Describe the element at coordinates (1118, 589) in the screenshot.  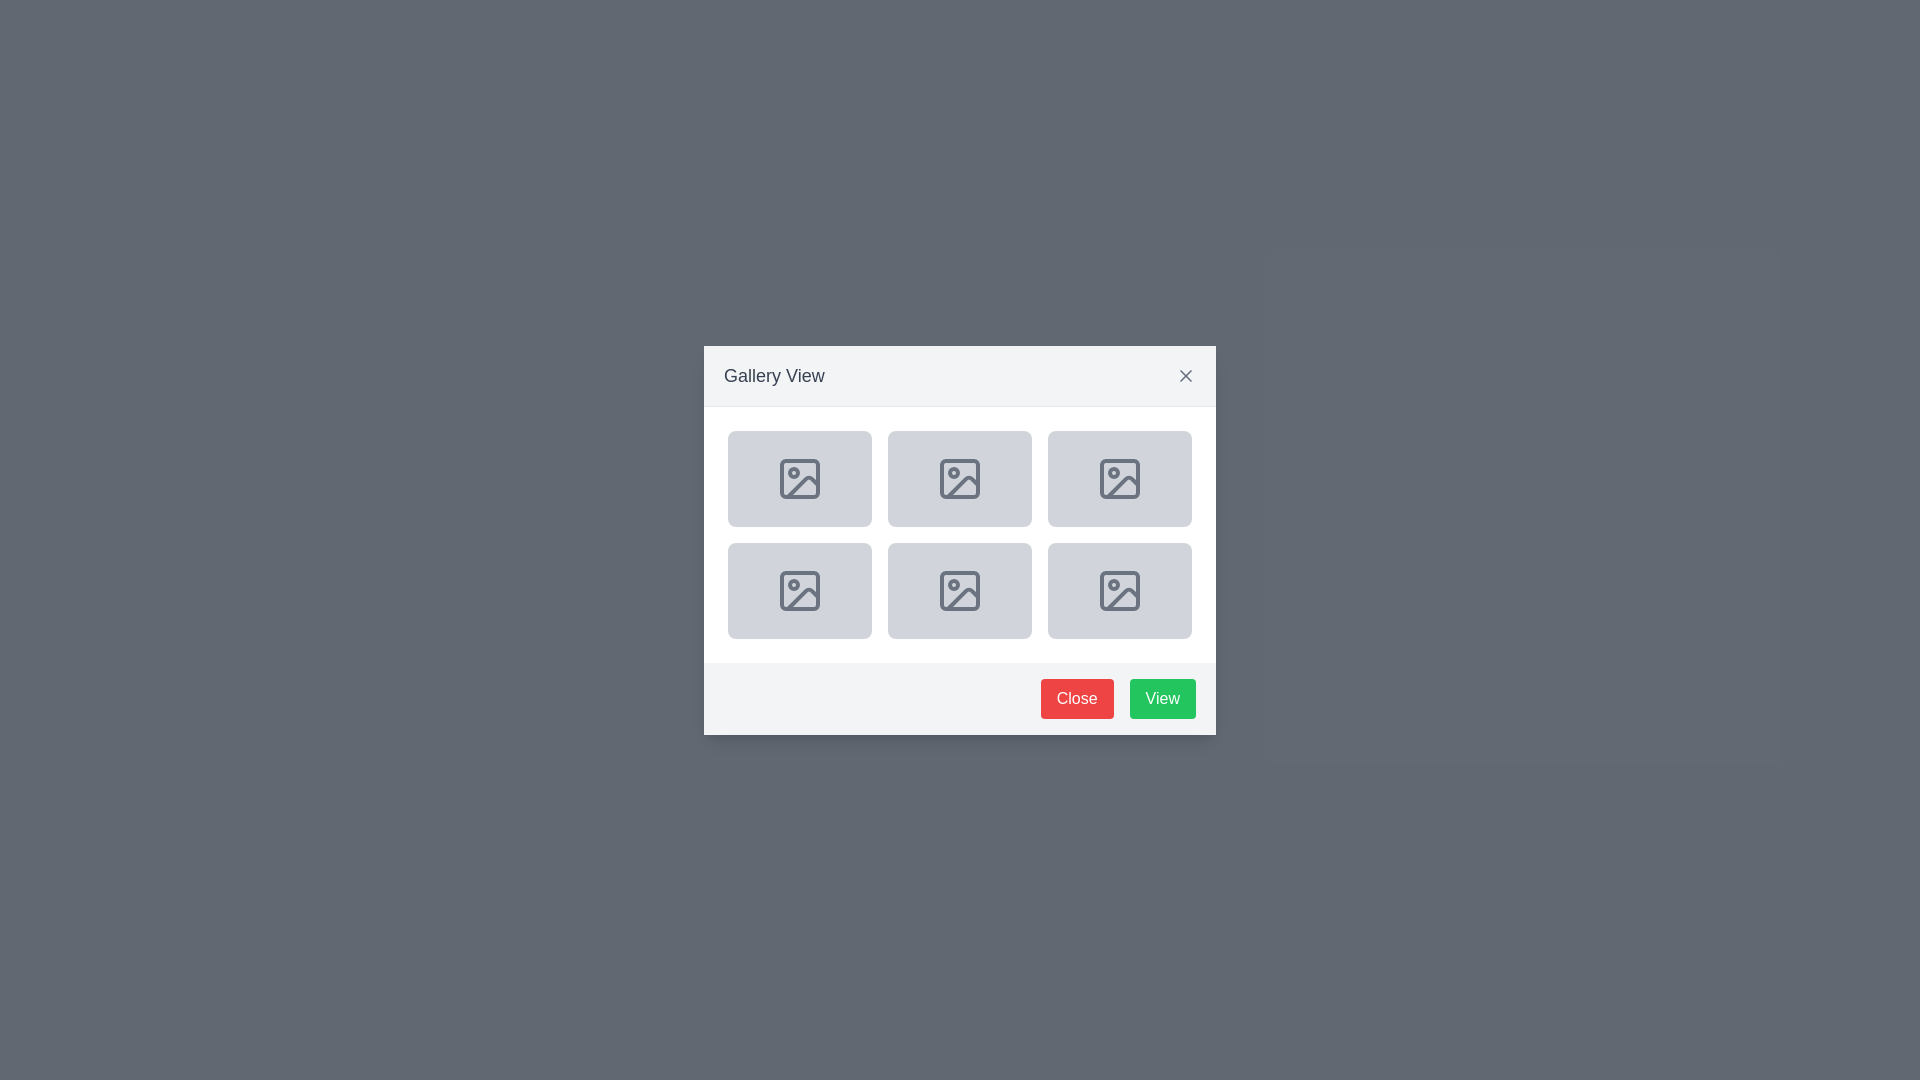
I see `small rectangular Decorative UI Component with rounded corners, styled in gray, located at the bottom-right corner of the second row in the gallery view grid, specifically the third icon in its row` at that location.